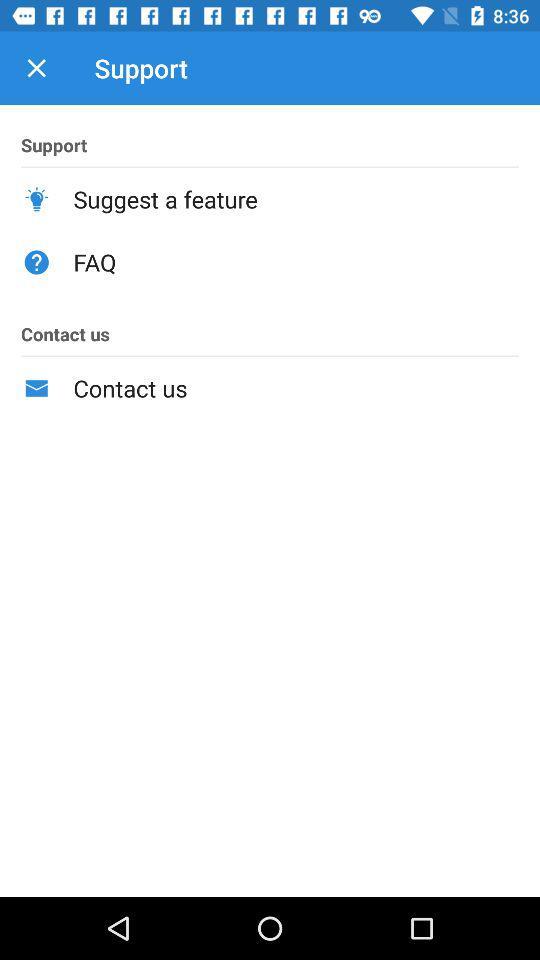  I want to click on icon below the support item, so click(295, 199).